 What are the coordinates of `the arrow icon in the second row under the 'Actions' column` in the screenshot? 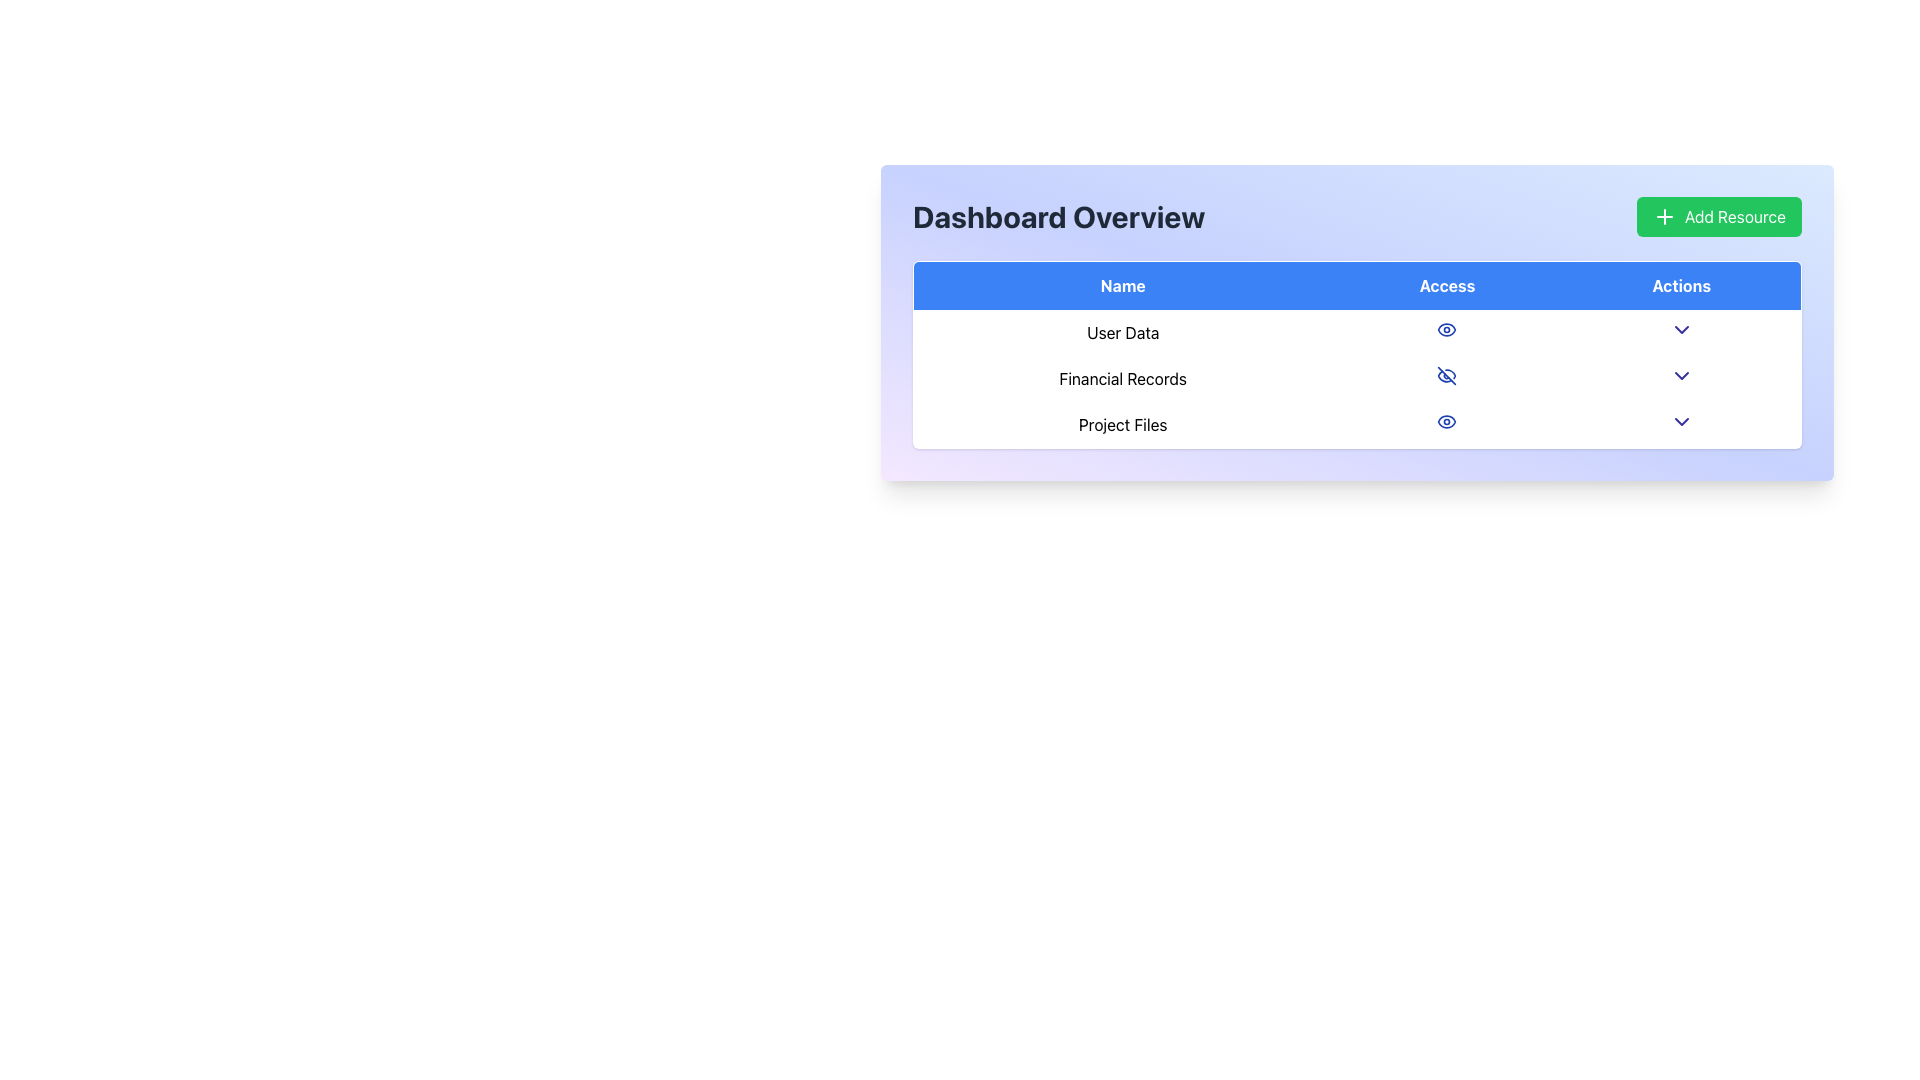 It's located at (1680, 378).